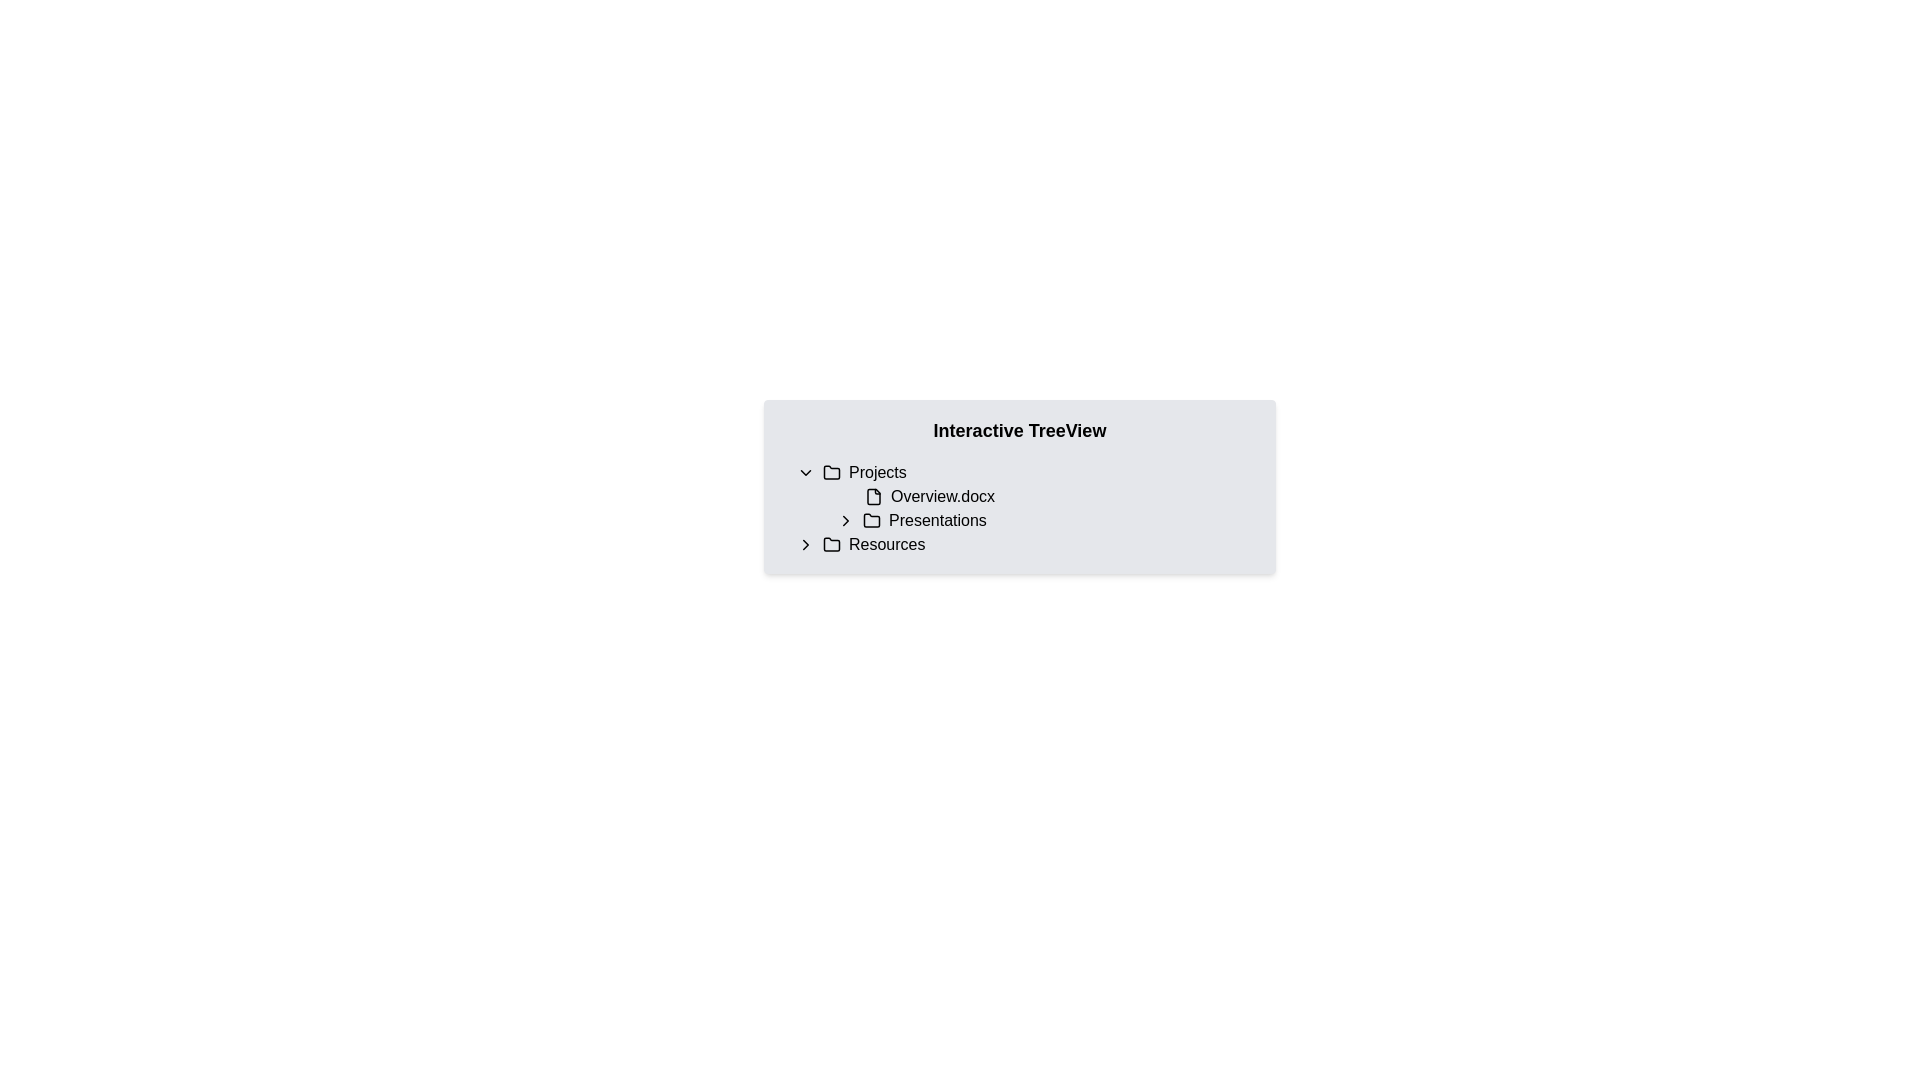 The image size is (1920, 1080). Describe the element at coordinates (831, 543) in the screenshot. I see `the open folder icon representing the 'Resources' folder in the Interactive TreeView` at that location.